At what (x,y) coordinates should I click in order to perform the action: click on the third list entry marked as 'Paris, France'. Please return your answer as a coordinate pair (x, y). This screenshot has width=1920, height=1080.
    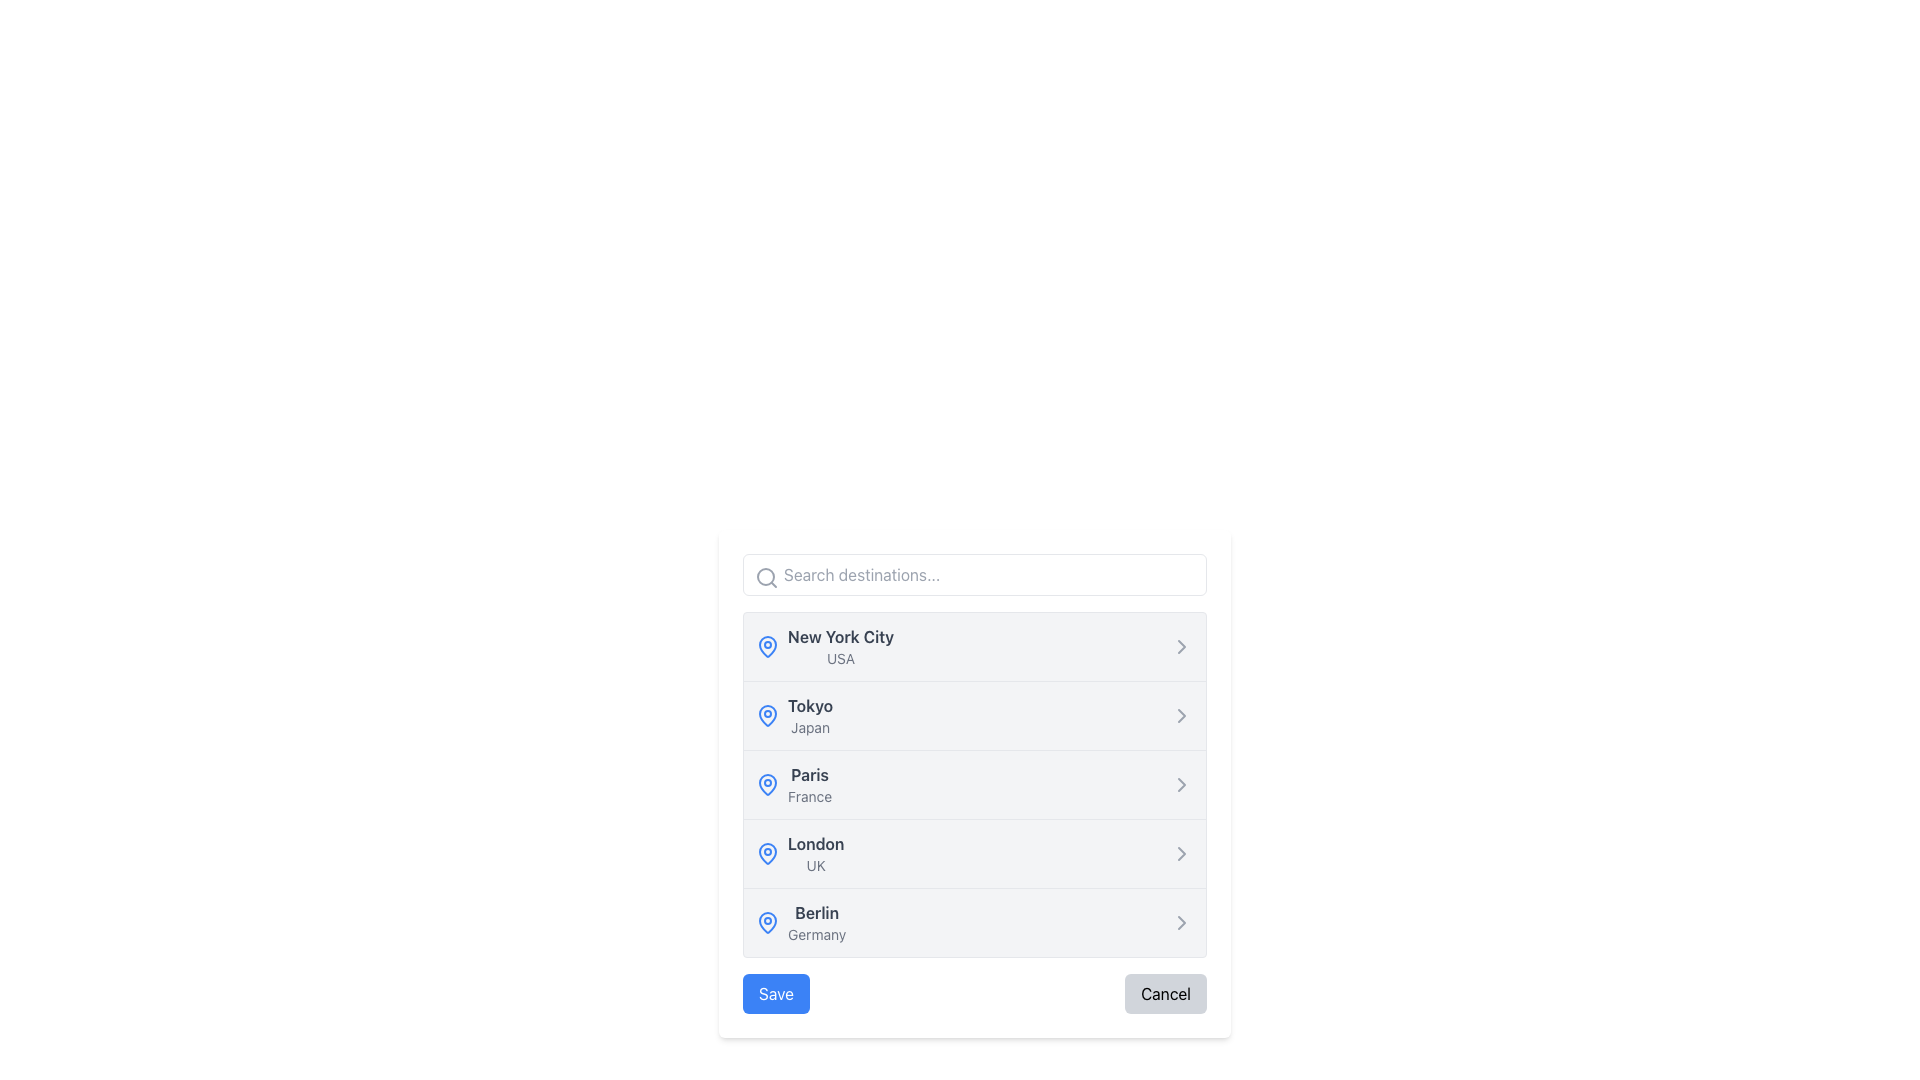
    Looking at the image, I should click on (974, 782).